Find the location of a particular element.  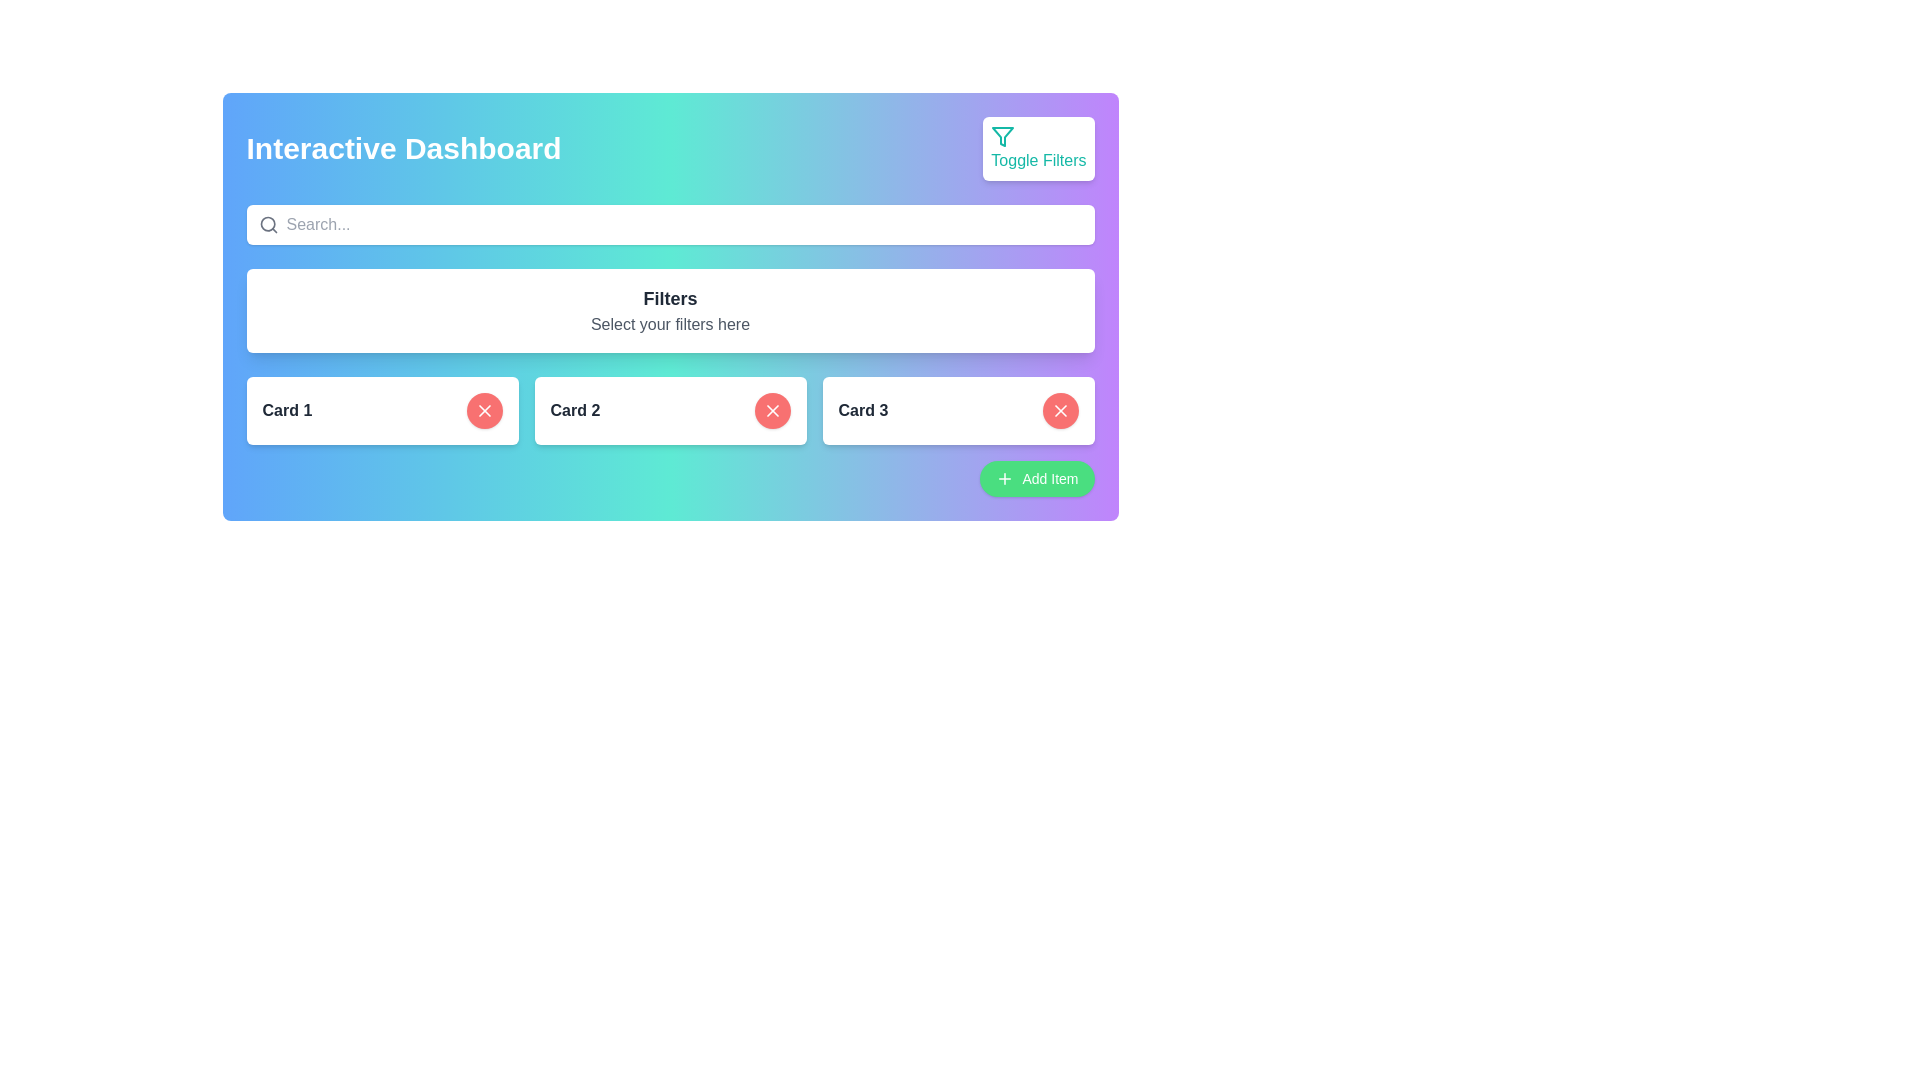

the 'X' icon button with a red background is located at coordinates (771, 410).